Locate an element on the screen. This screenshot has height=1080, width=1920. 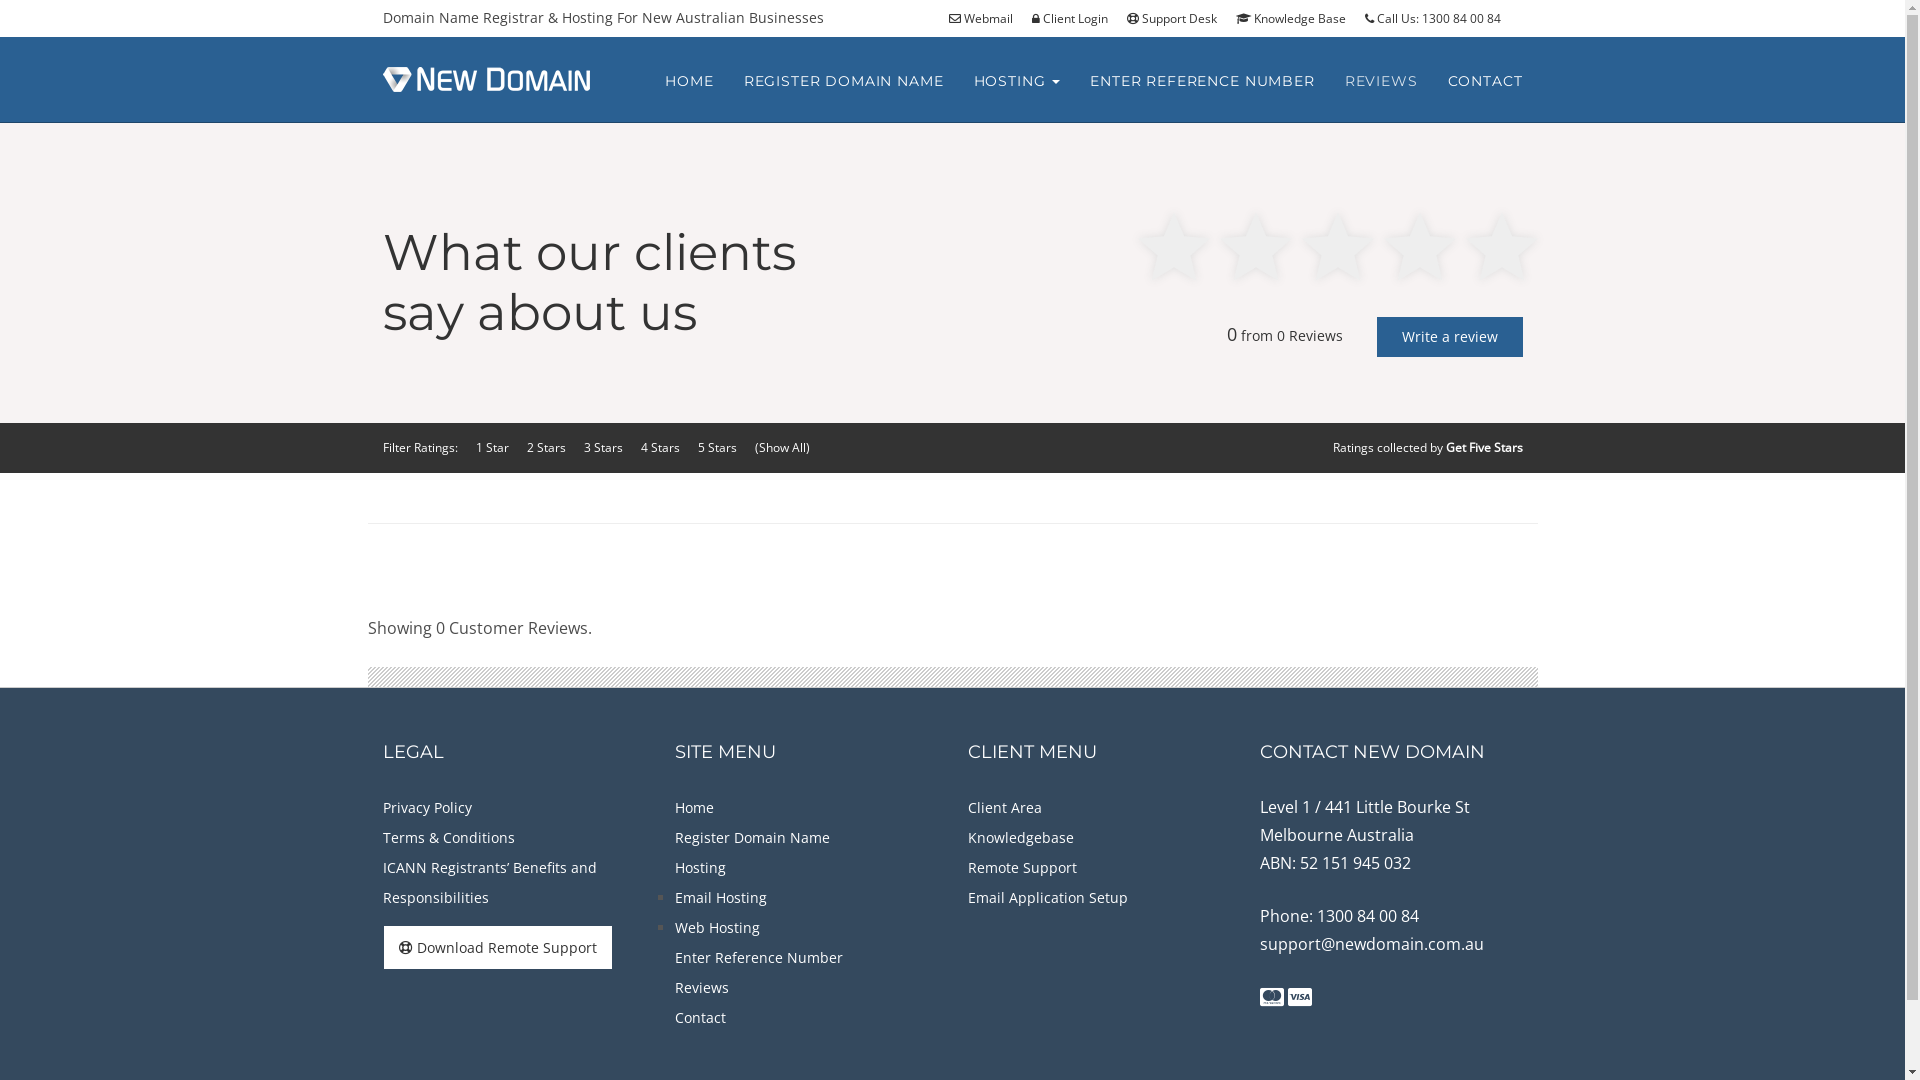
'HOSTING' is located at coordinates (1016, 80).